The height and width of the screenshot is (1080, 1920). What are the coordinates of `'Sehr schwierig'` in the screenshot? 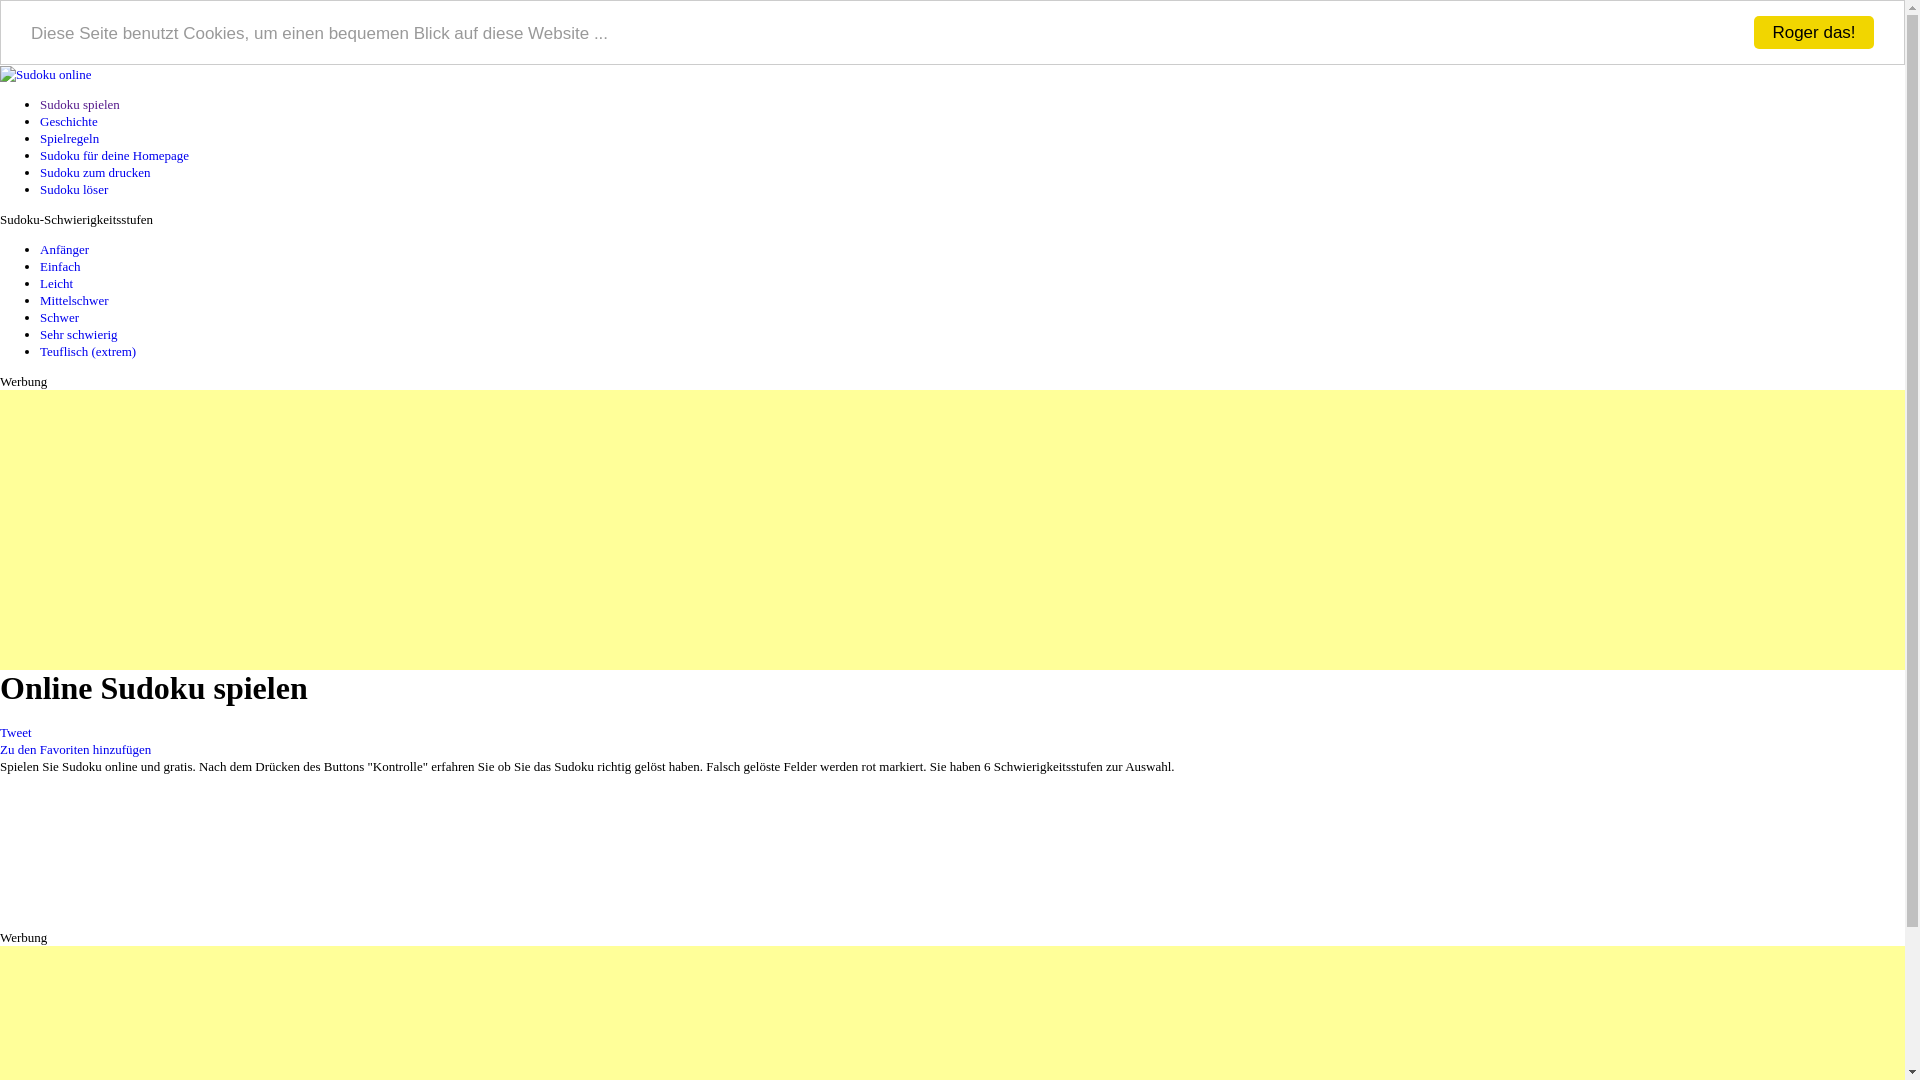 It's located at (78, 333).